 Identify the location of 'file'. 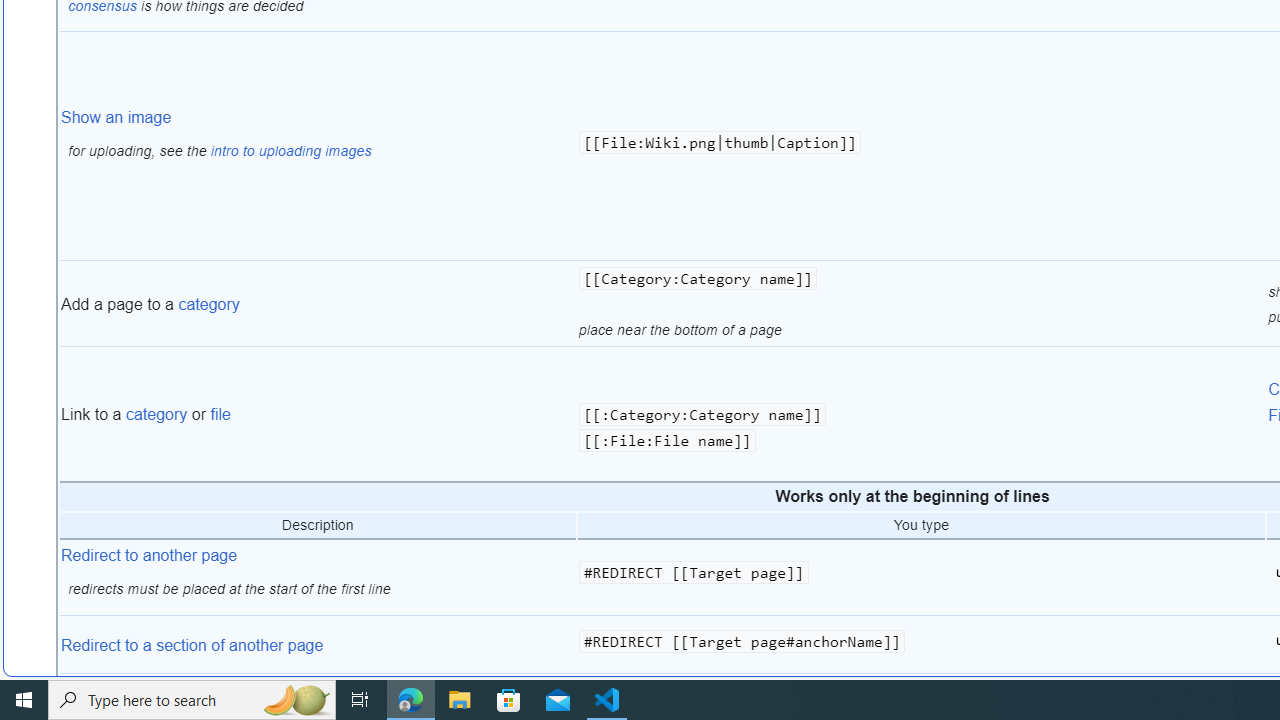
(220, 414).